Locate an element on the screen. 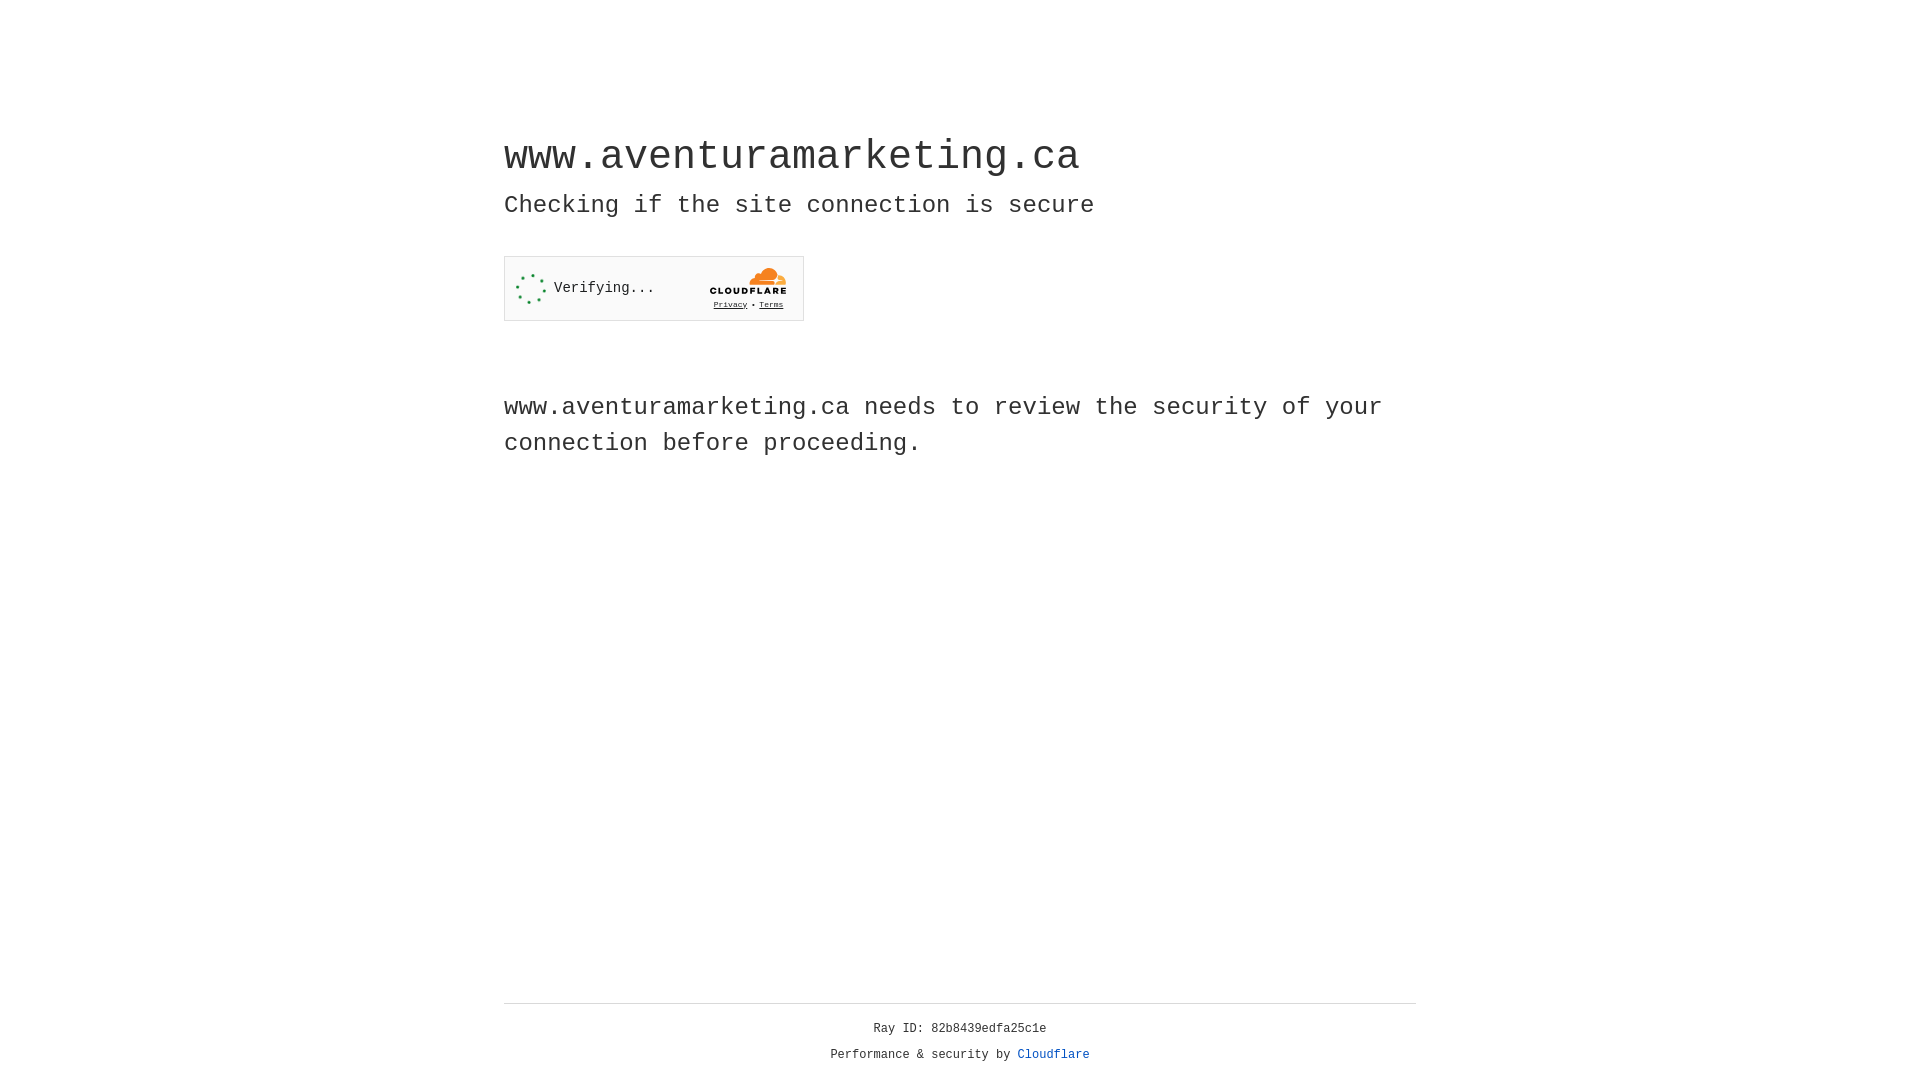 The height and width of the screenshot is (1080, 1920). 'Widget containing a Cloudflare security challenge' is located at coordinates (653, 288).